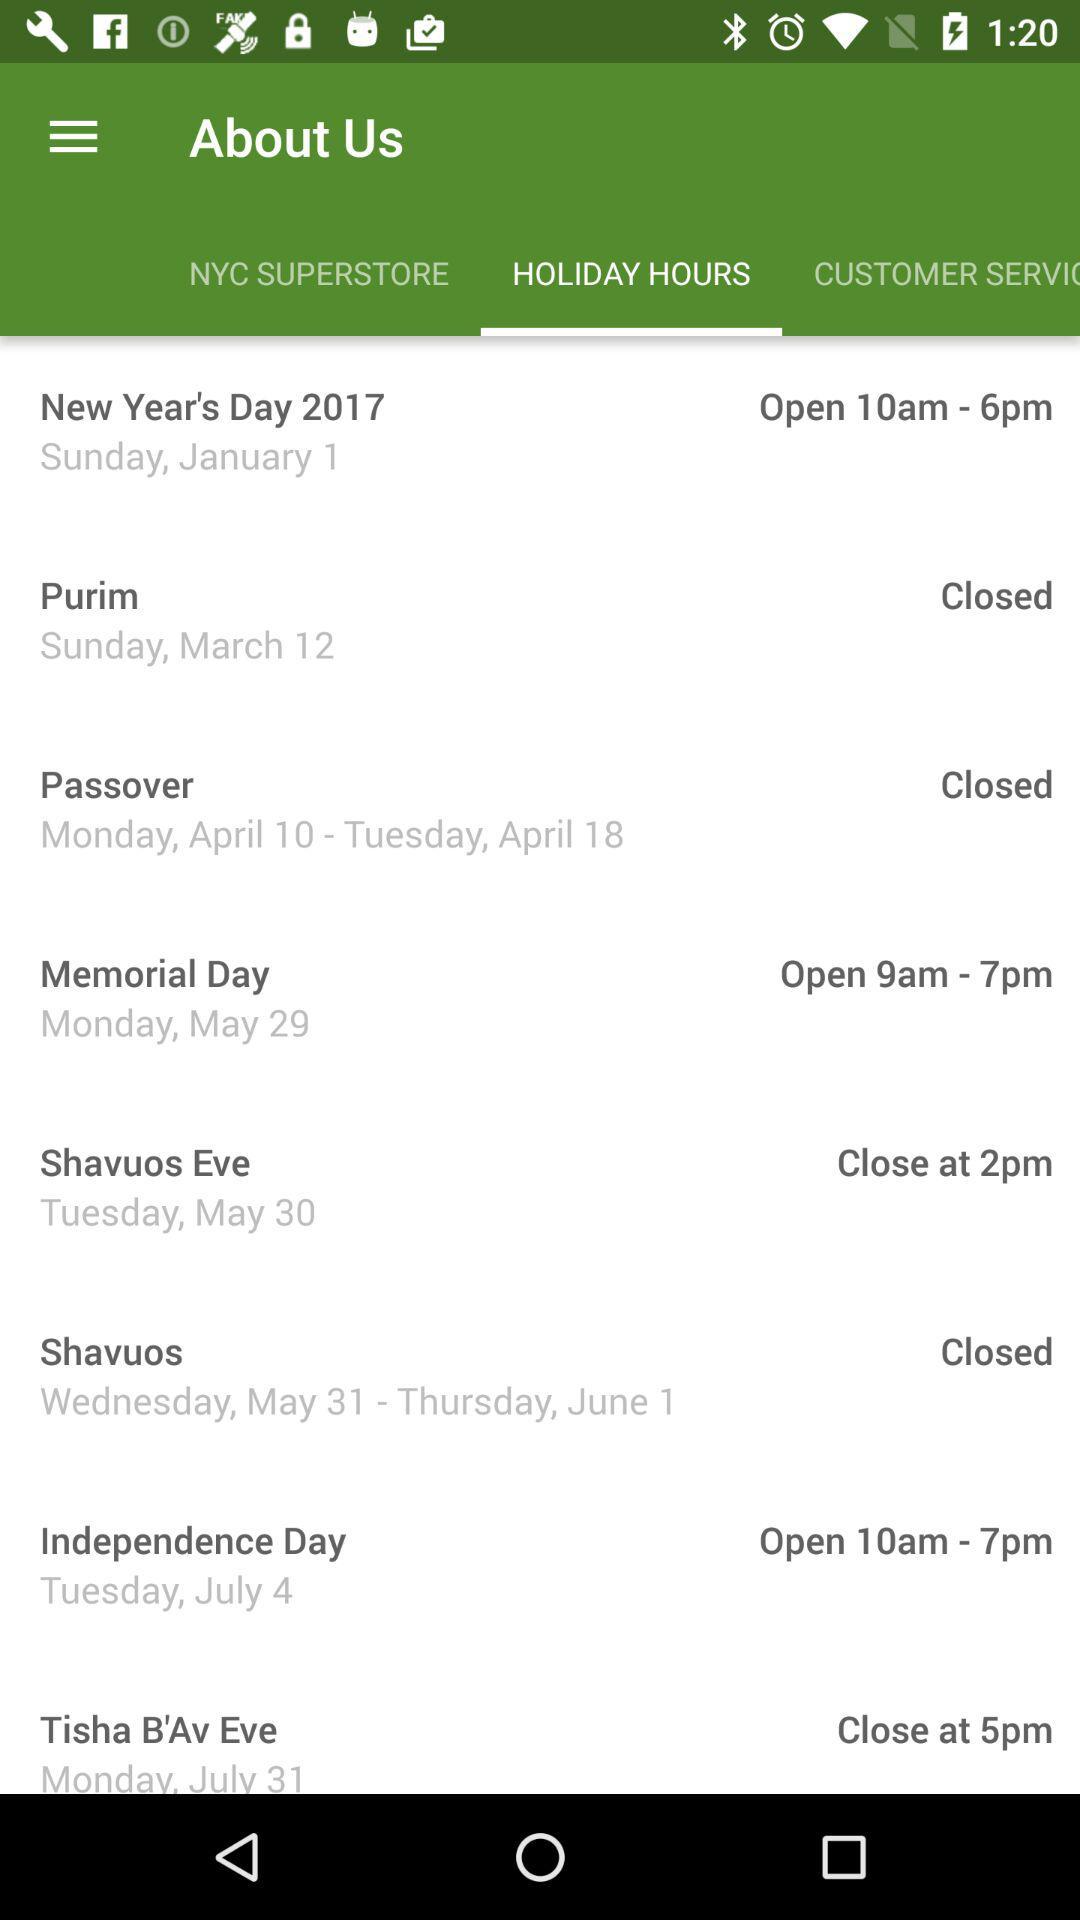 This screenshot has width=1080, height=1920. What do you see at coordinates (205, 404) in the screenshot?
I see `the icon next to the open 10am - 6pm icon` at bounding box center [205, 404].